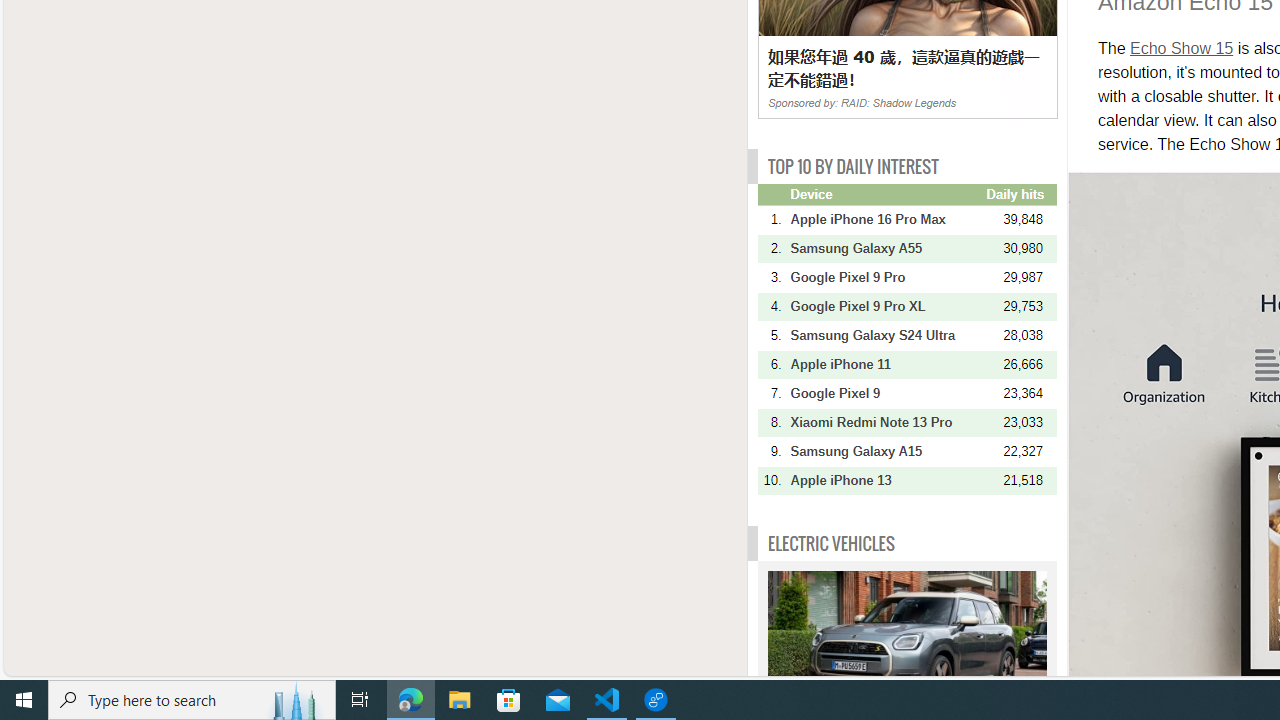  What do you see at coordinates (885, 451) in the screenshot?
I see `'Samsung Galaxy A15'` at bounding box center [885, 451].